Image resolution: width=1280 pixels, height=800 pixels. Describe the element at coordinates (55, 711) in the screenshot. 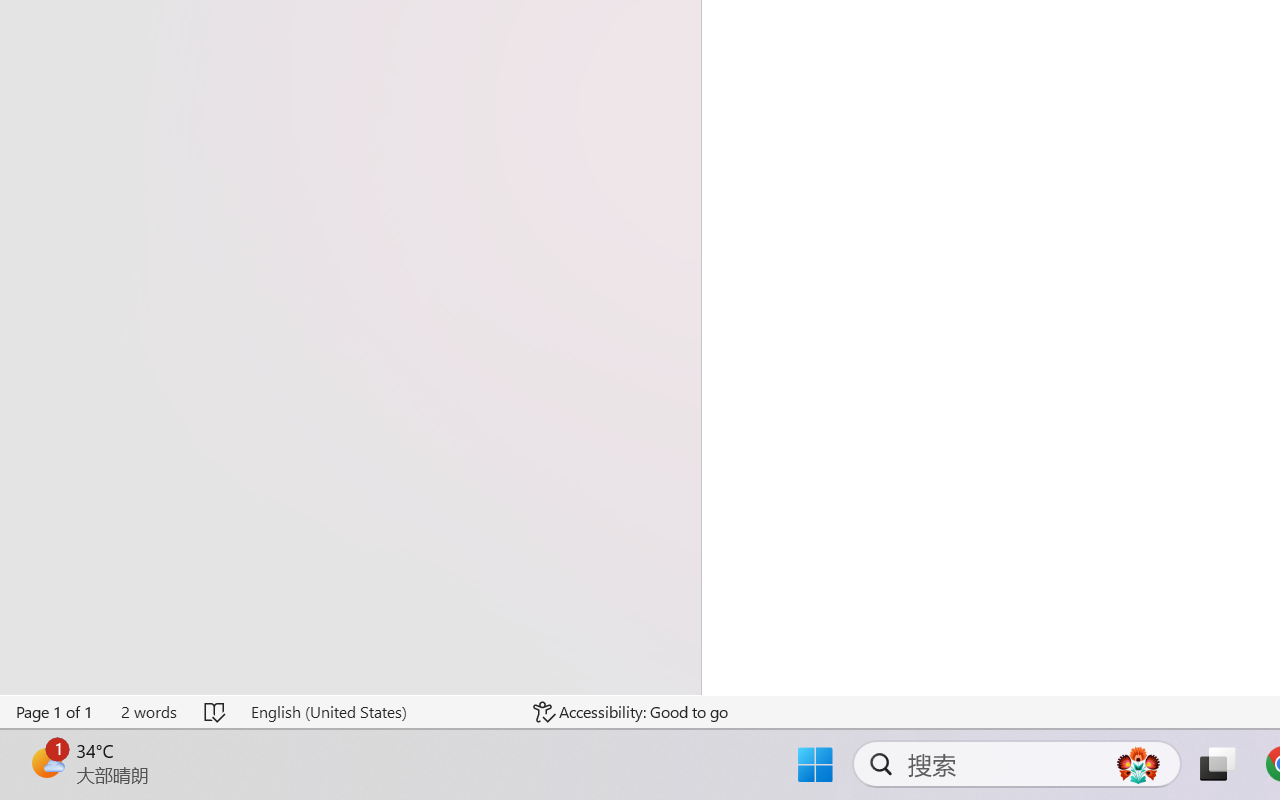

I see `'Page Number Page 1 of 1'` at that location.